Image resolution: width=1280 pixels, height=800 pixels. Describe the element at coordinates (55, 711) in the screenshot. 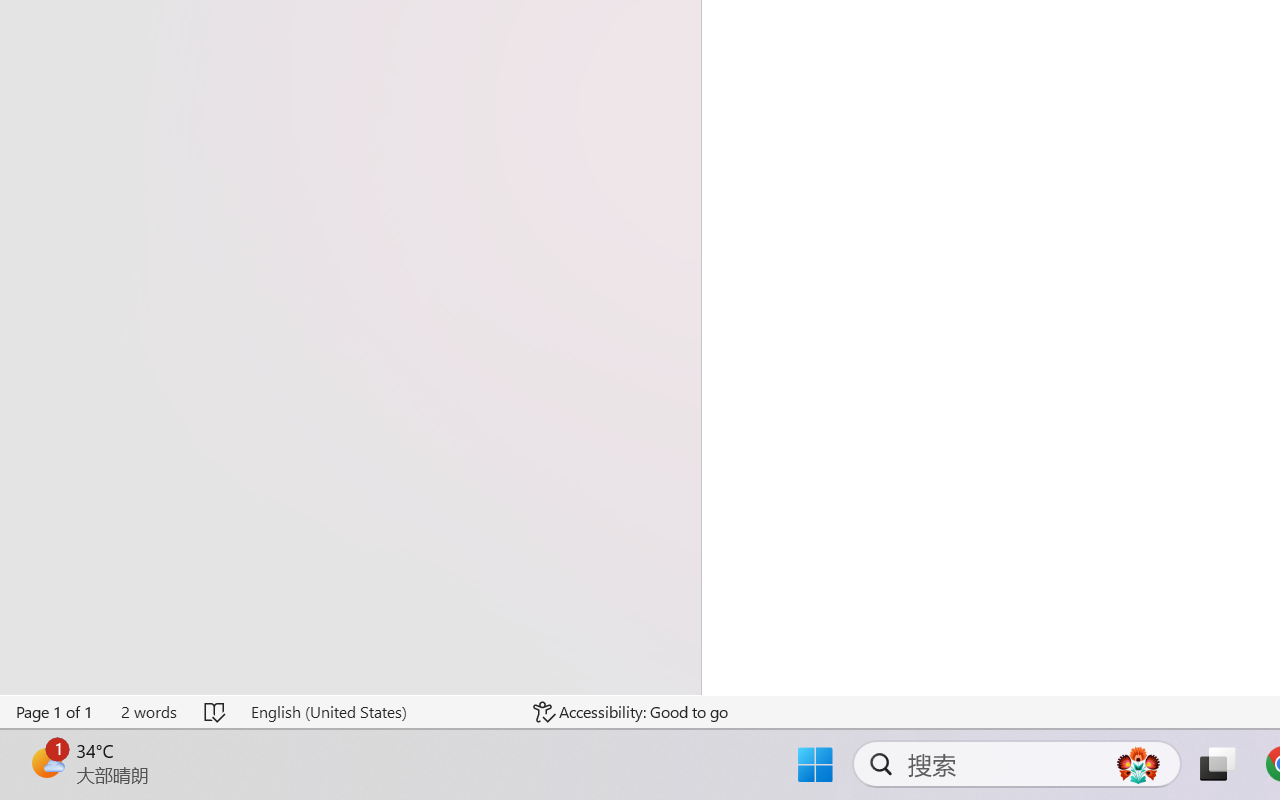

I see `'Page Number Page 1 of 1'` at that location.